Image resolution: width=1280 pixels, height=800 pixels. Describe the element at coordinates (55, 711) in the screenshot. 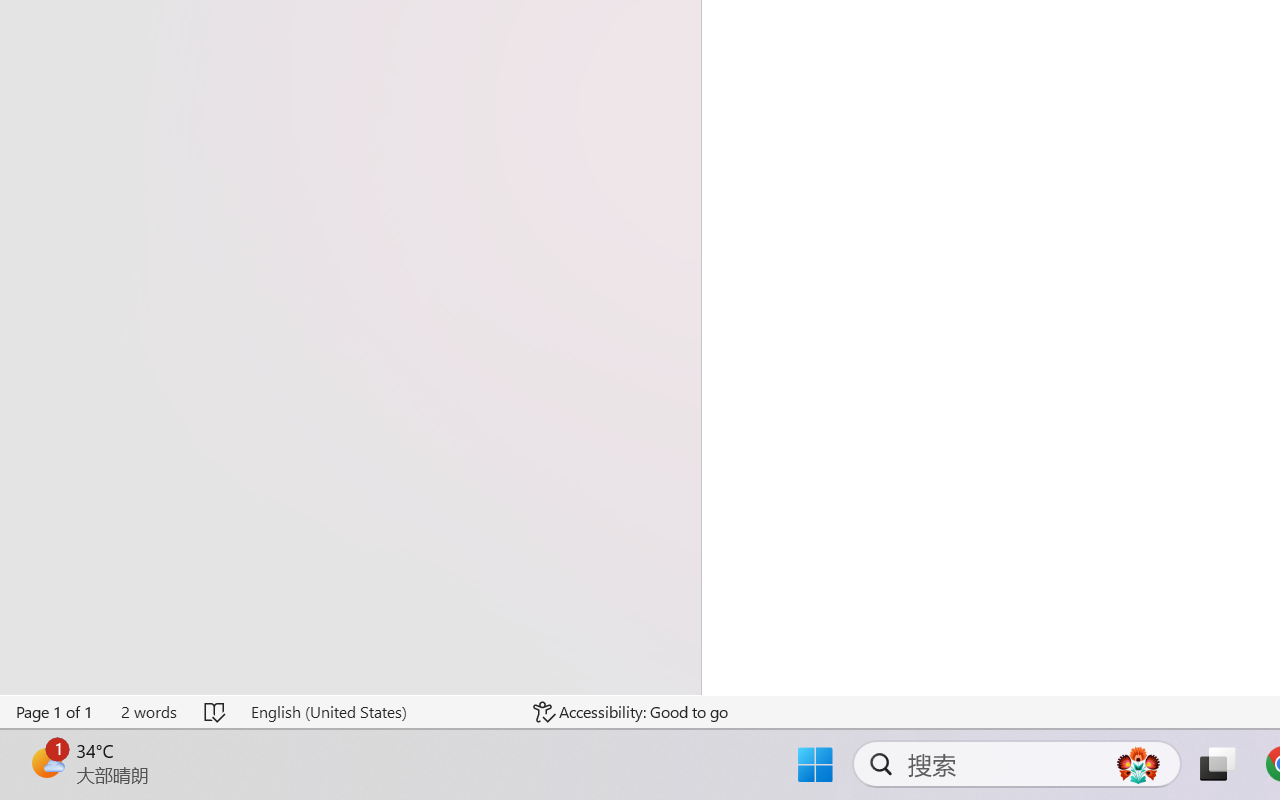

I see `'Page Number Page 1 of 1'` at that location.